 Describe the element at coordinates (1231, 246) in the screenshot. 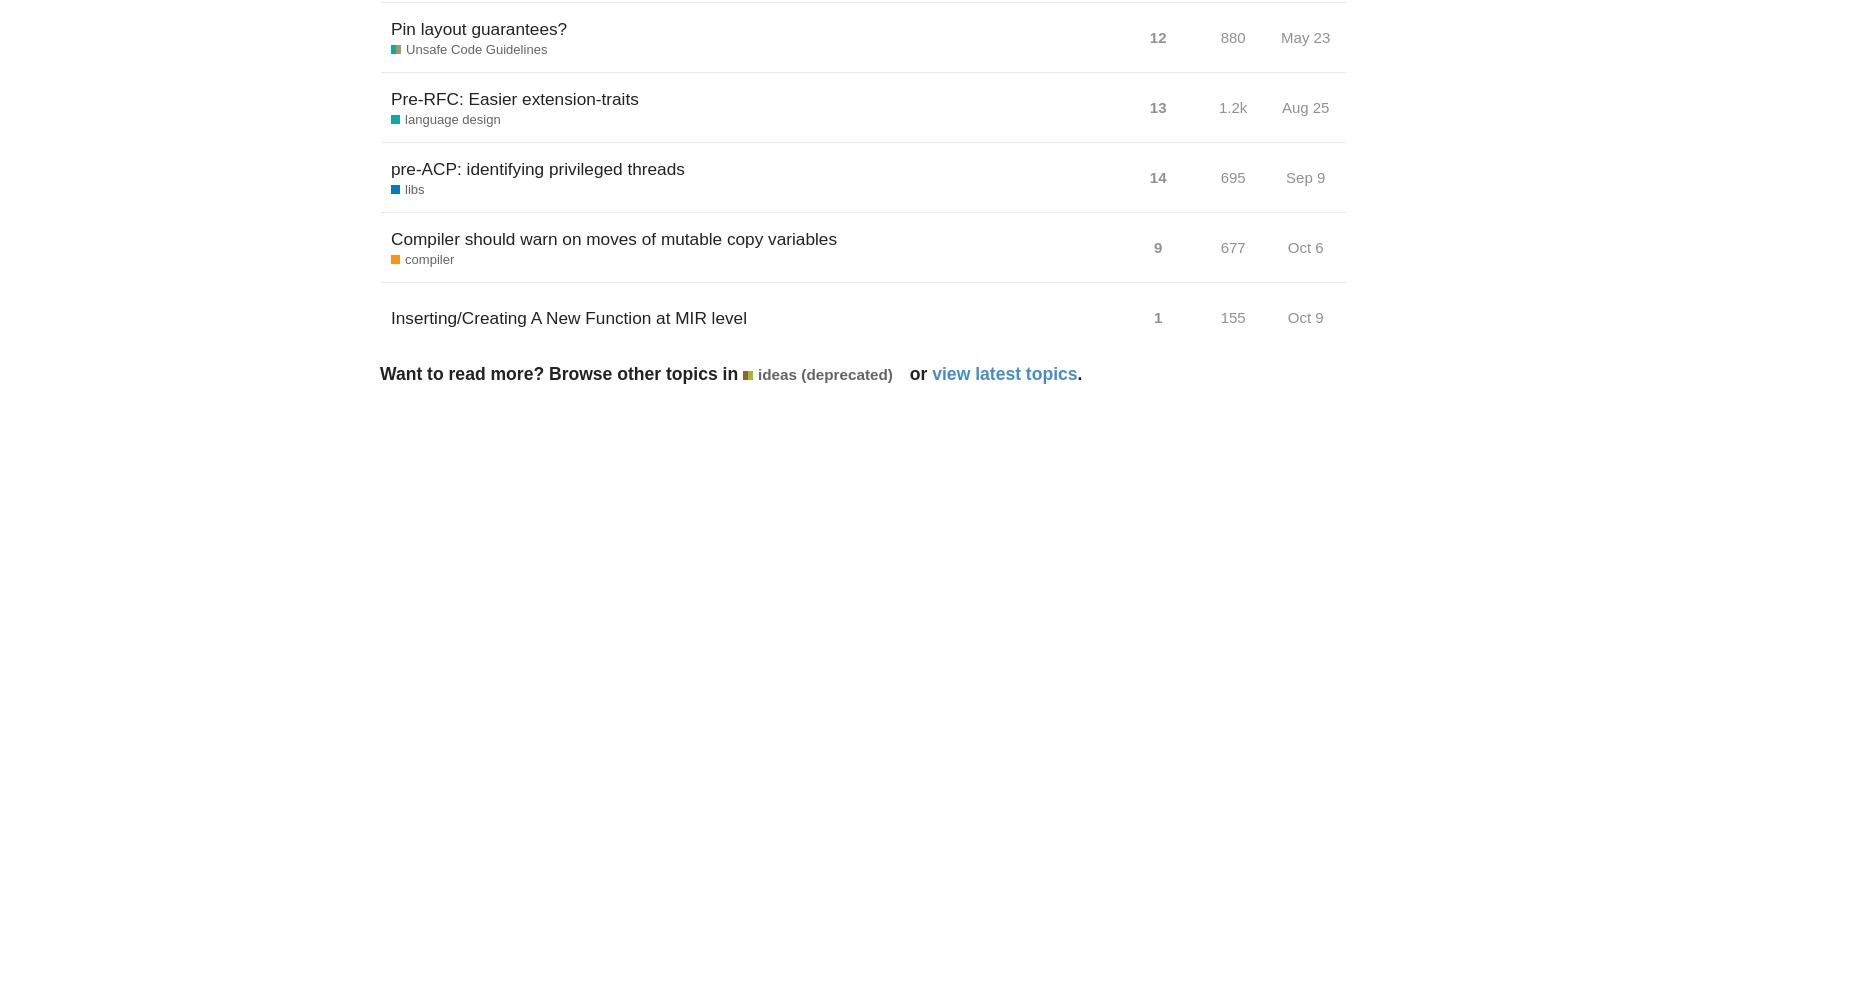

I see `'677'` at that location.